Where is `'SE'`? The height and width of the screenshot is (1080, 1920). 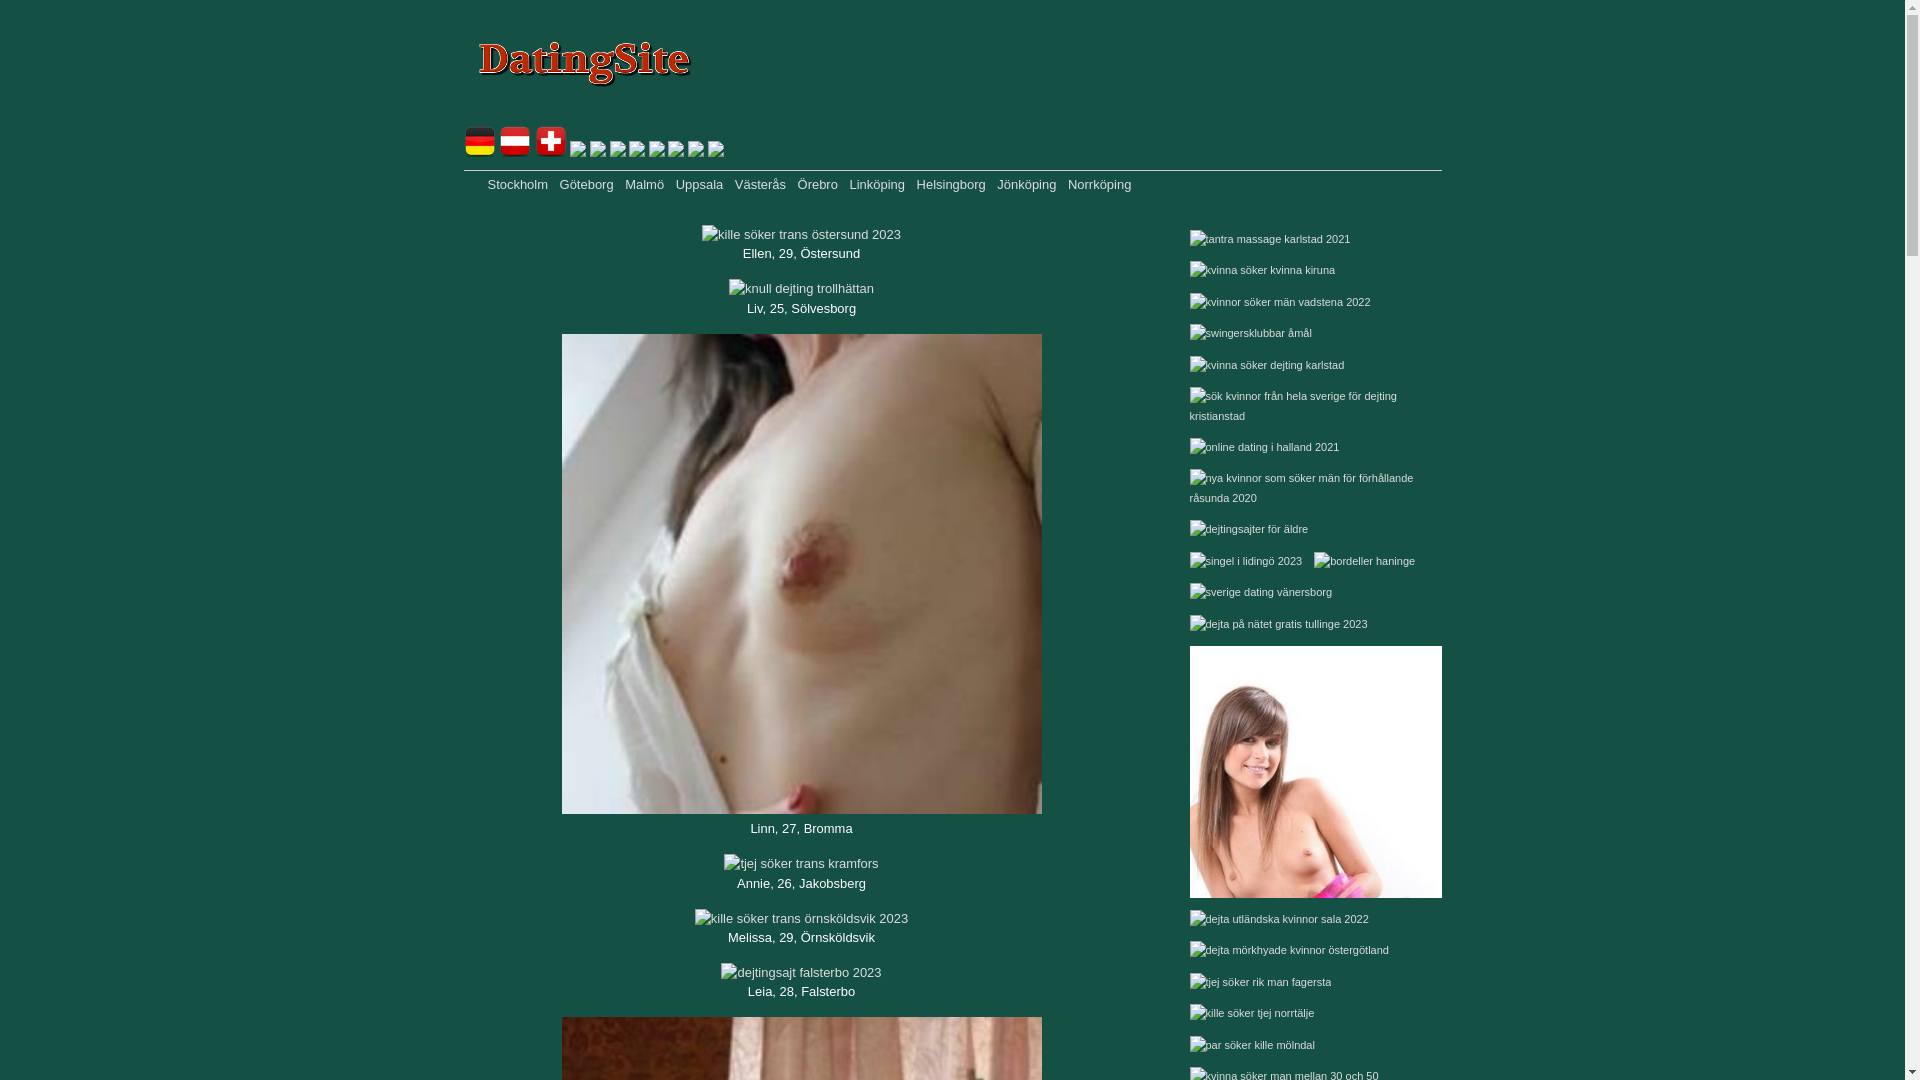 'SE' is located at coordinates (657, 151).